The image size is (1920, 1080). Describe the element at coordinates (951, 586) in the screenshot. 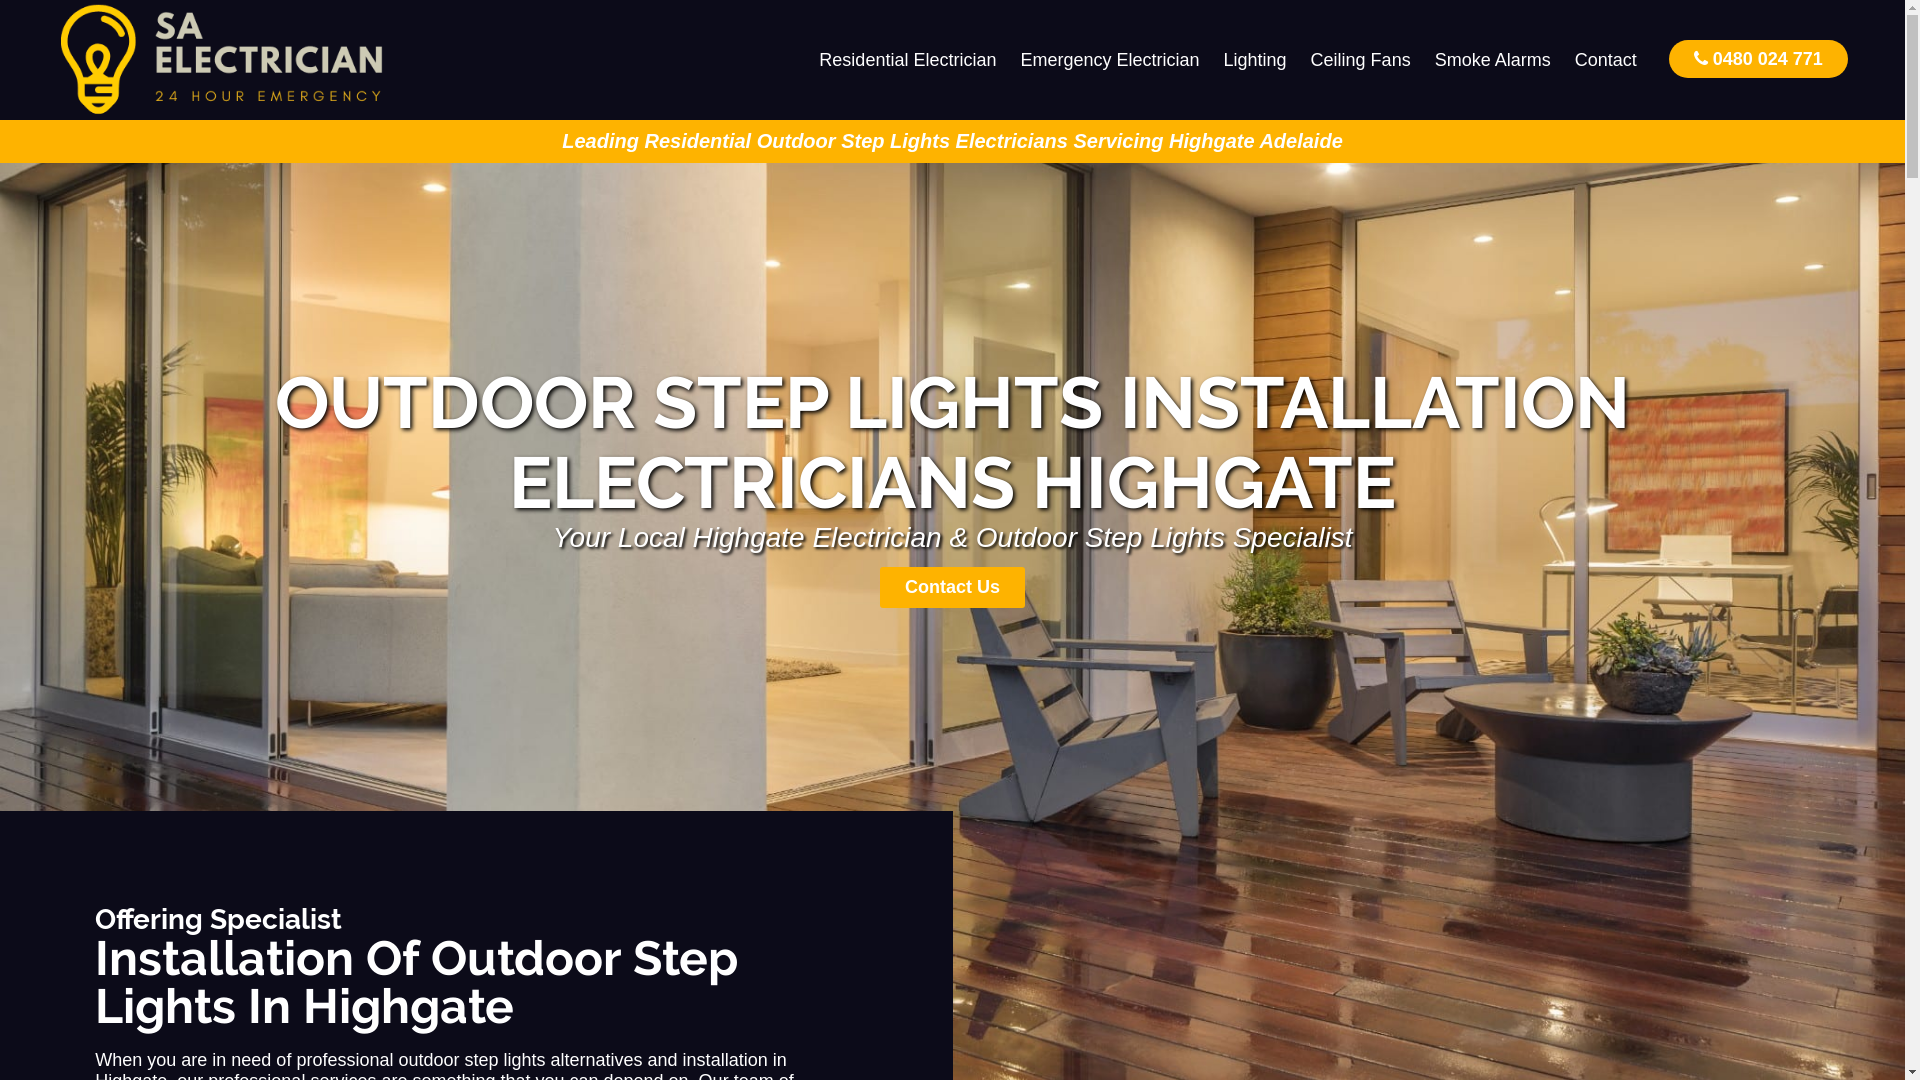

I see `'Contact Us'` at that location.